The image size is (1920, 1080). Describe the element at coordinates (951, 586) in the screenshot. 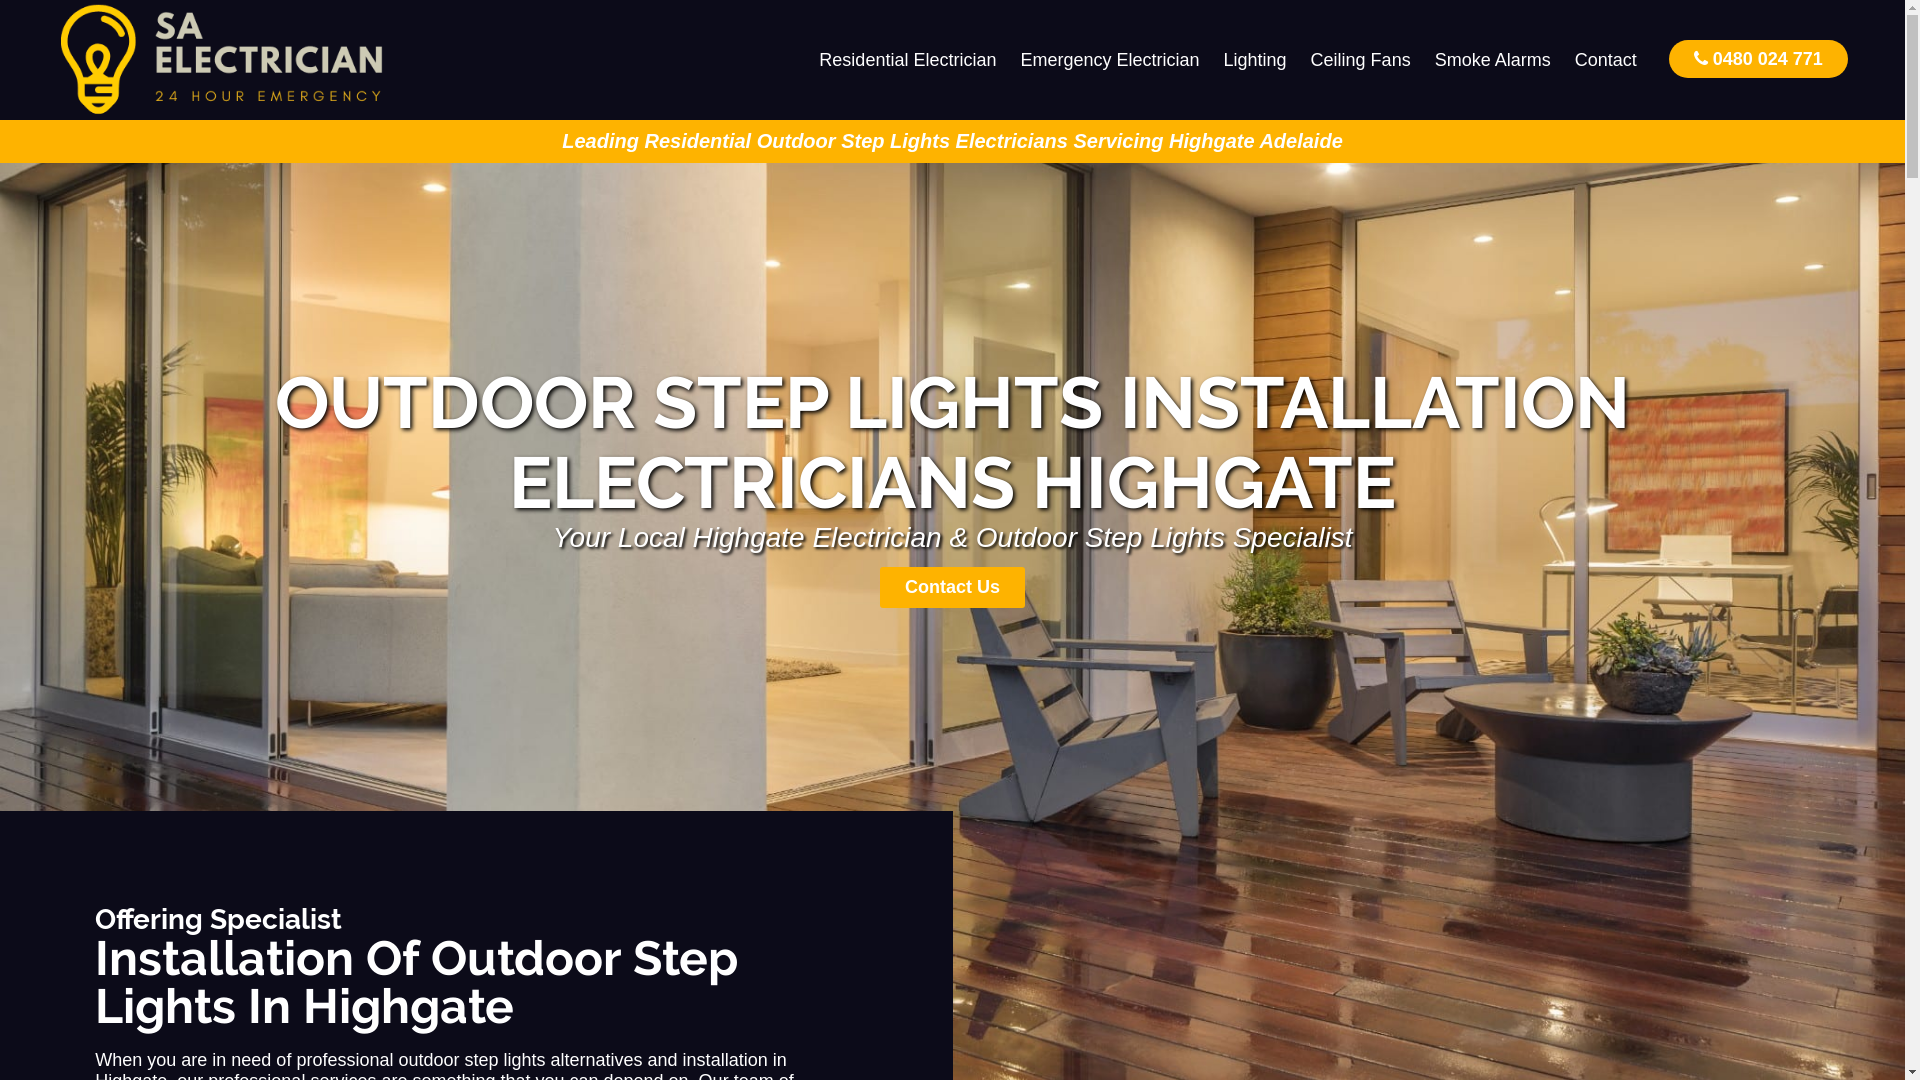

I see `'Contact Us'` at that location.